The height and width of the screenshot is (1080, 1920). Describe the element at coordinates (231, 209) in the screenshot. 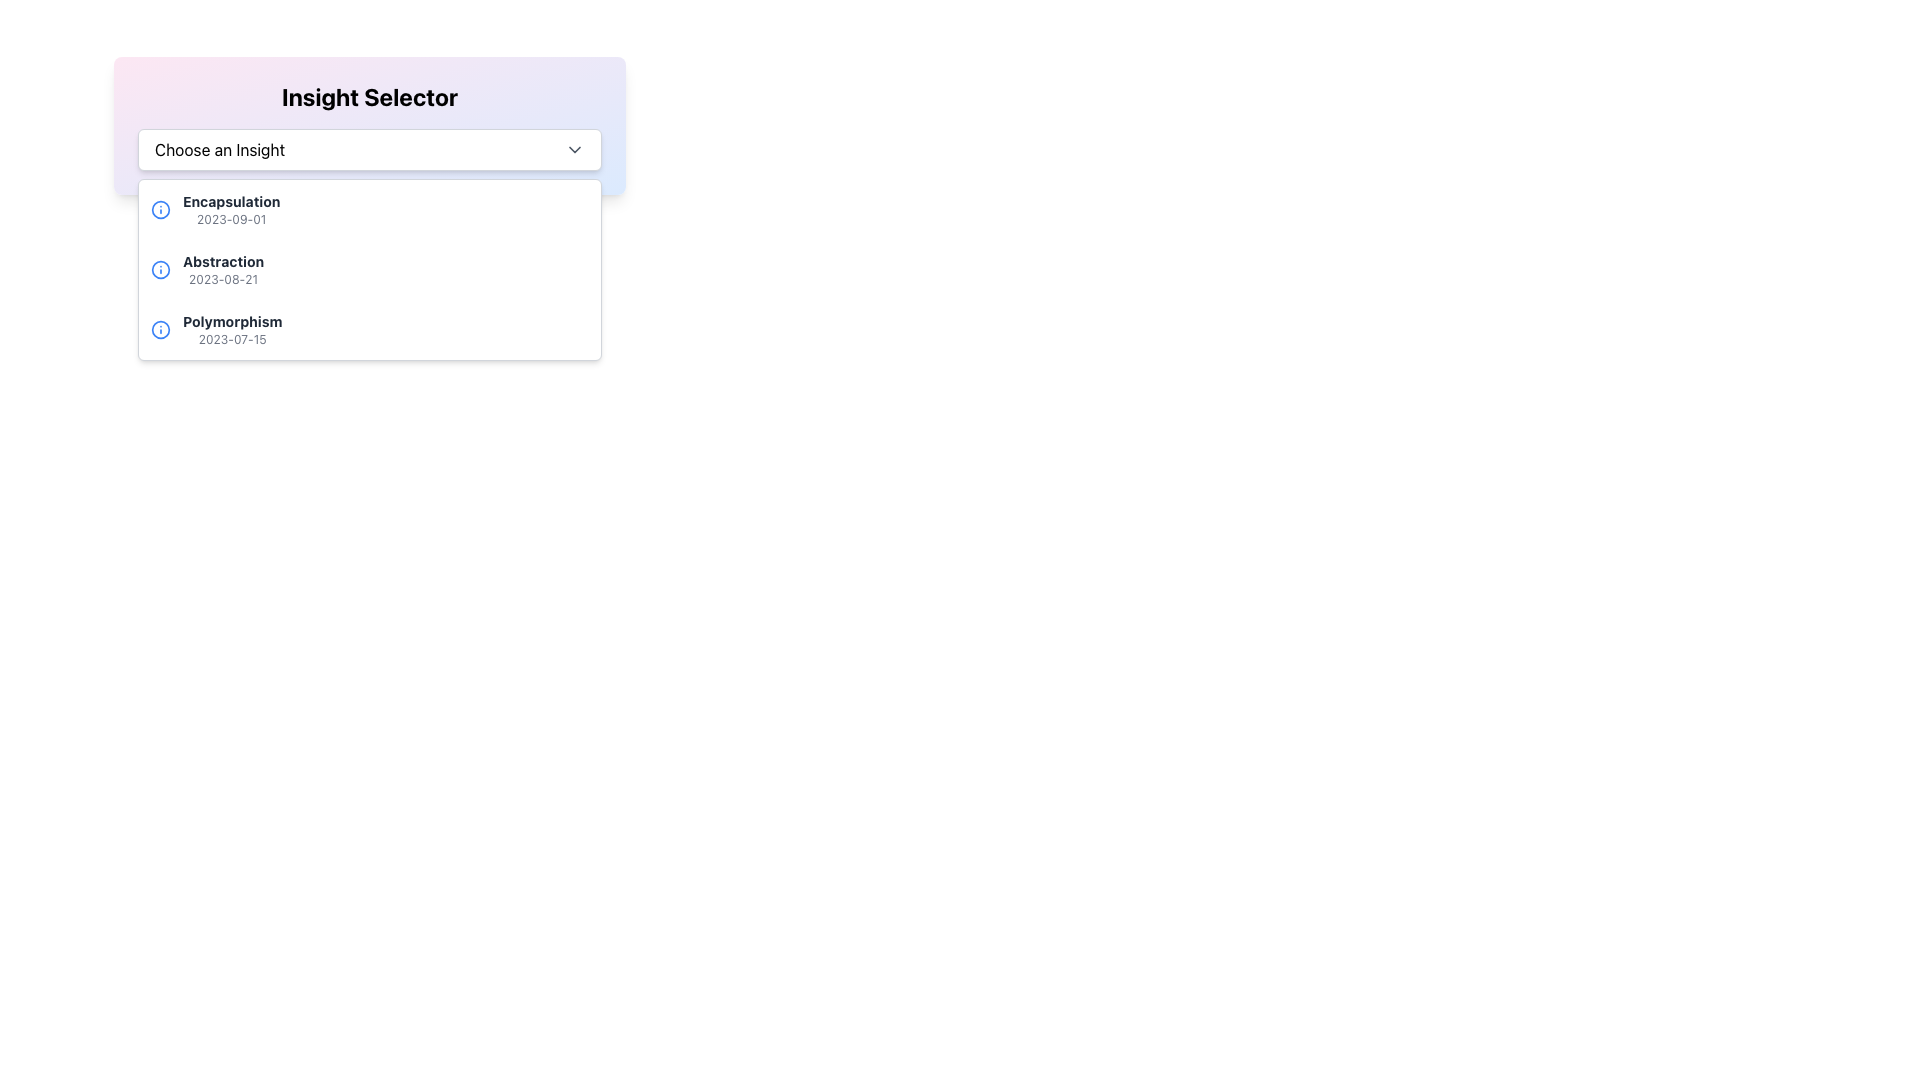

I see `the first selectable item` at that location.